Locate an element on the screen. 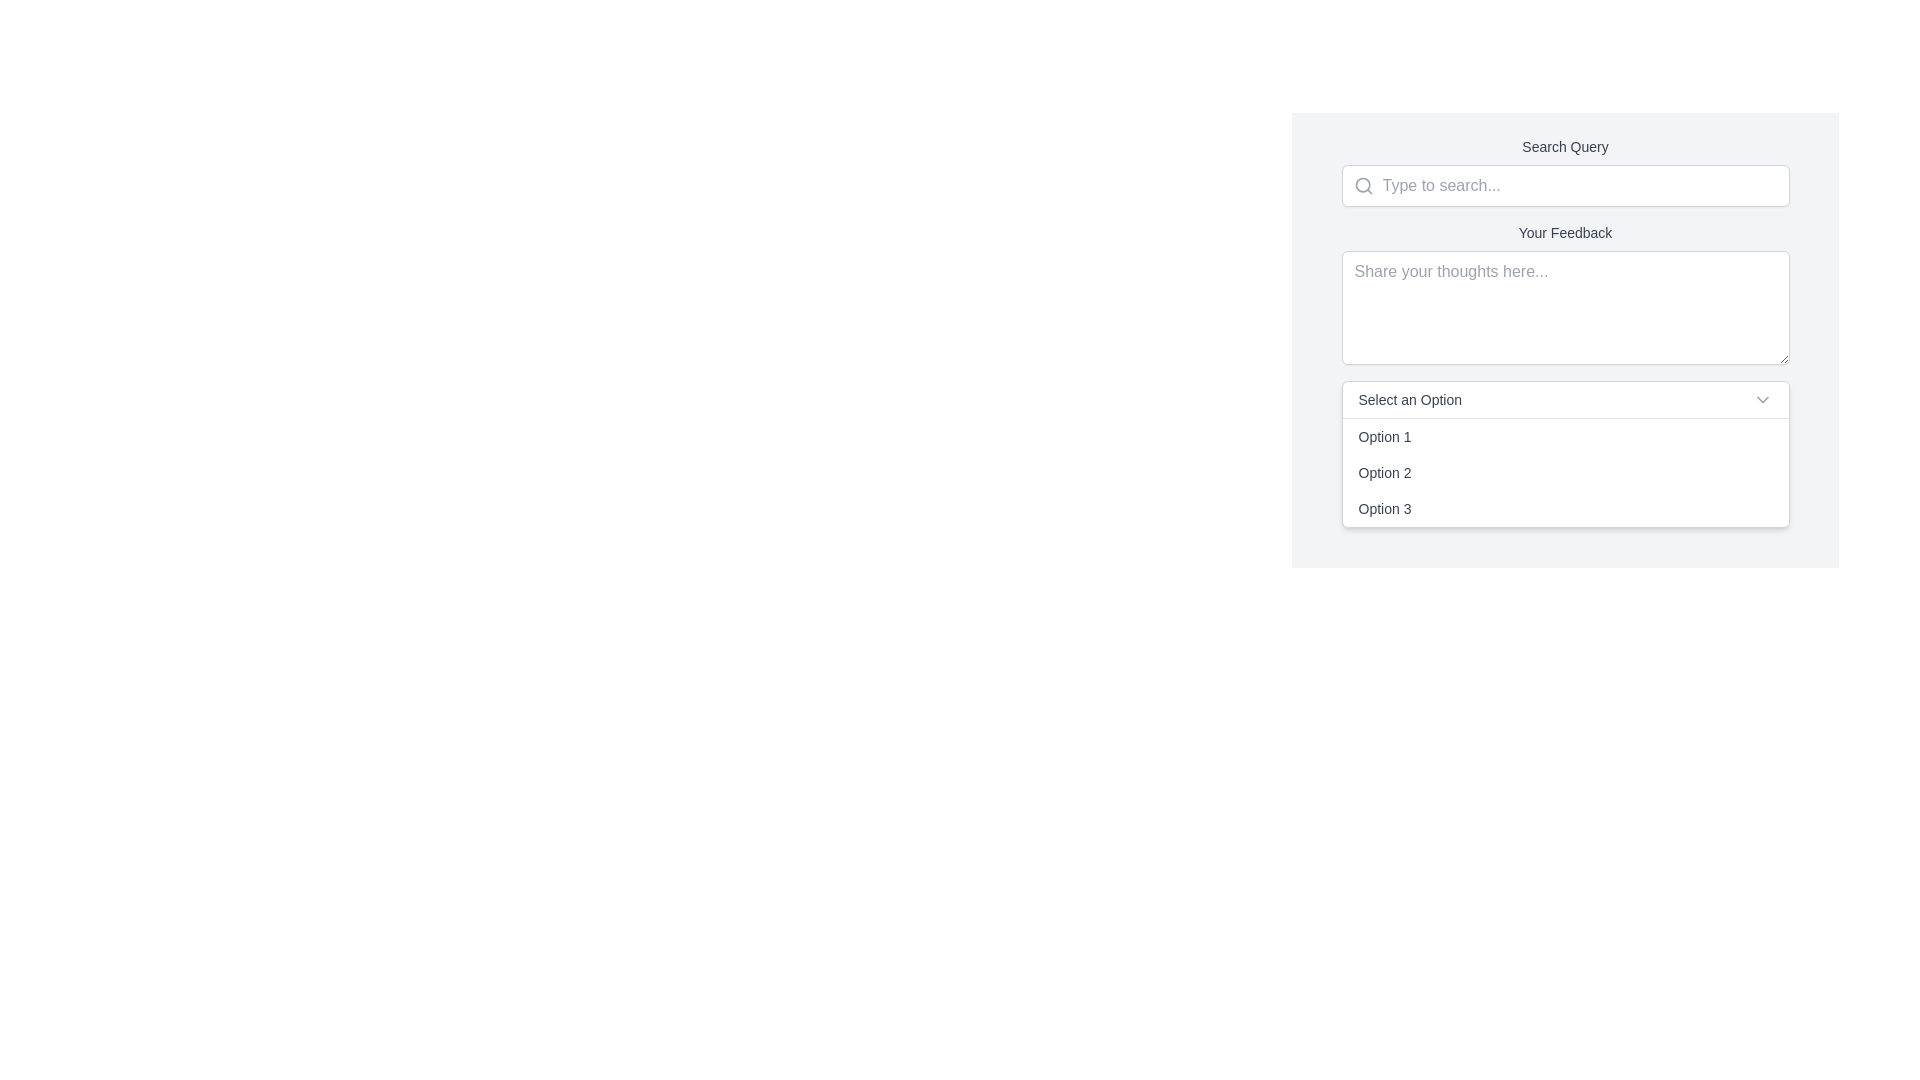 This screenshot has width=1920, height=1080. an option in the dropdown menu located directly below the 'Select an Option' dropdown to make a selection is located at coordinates (1564, 472).